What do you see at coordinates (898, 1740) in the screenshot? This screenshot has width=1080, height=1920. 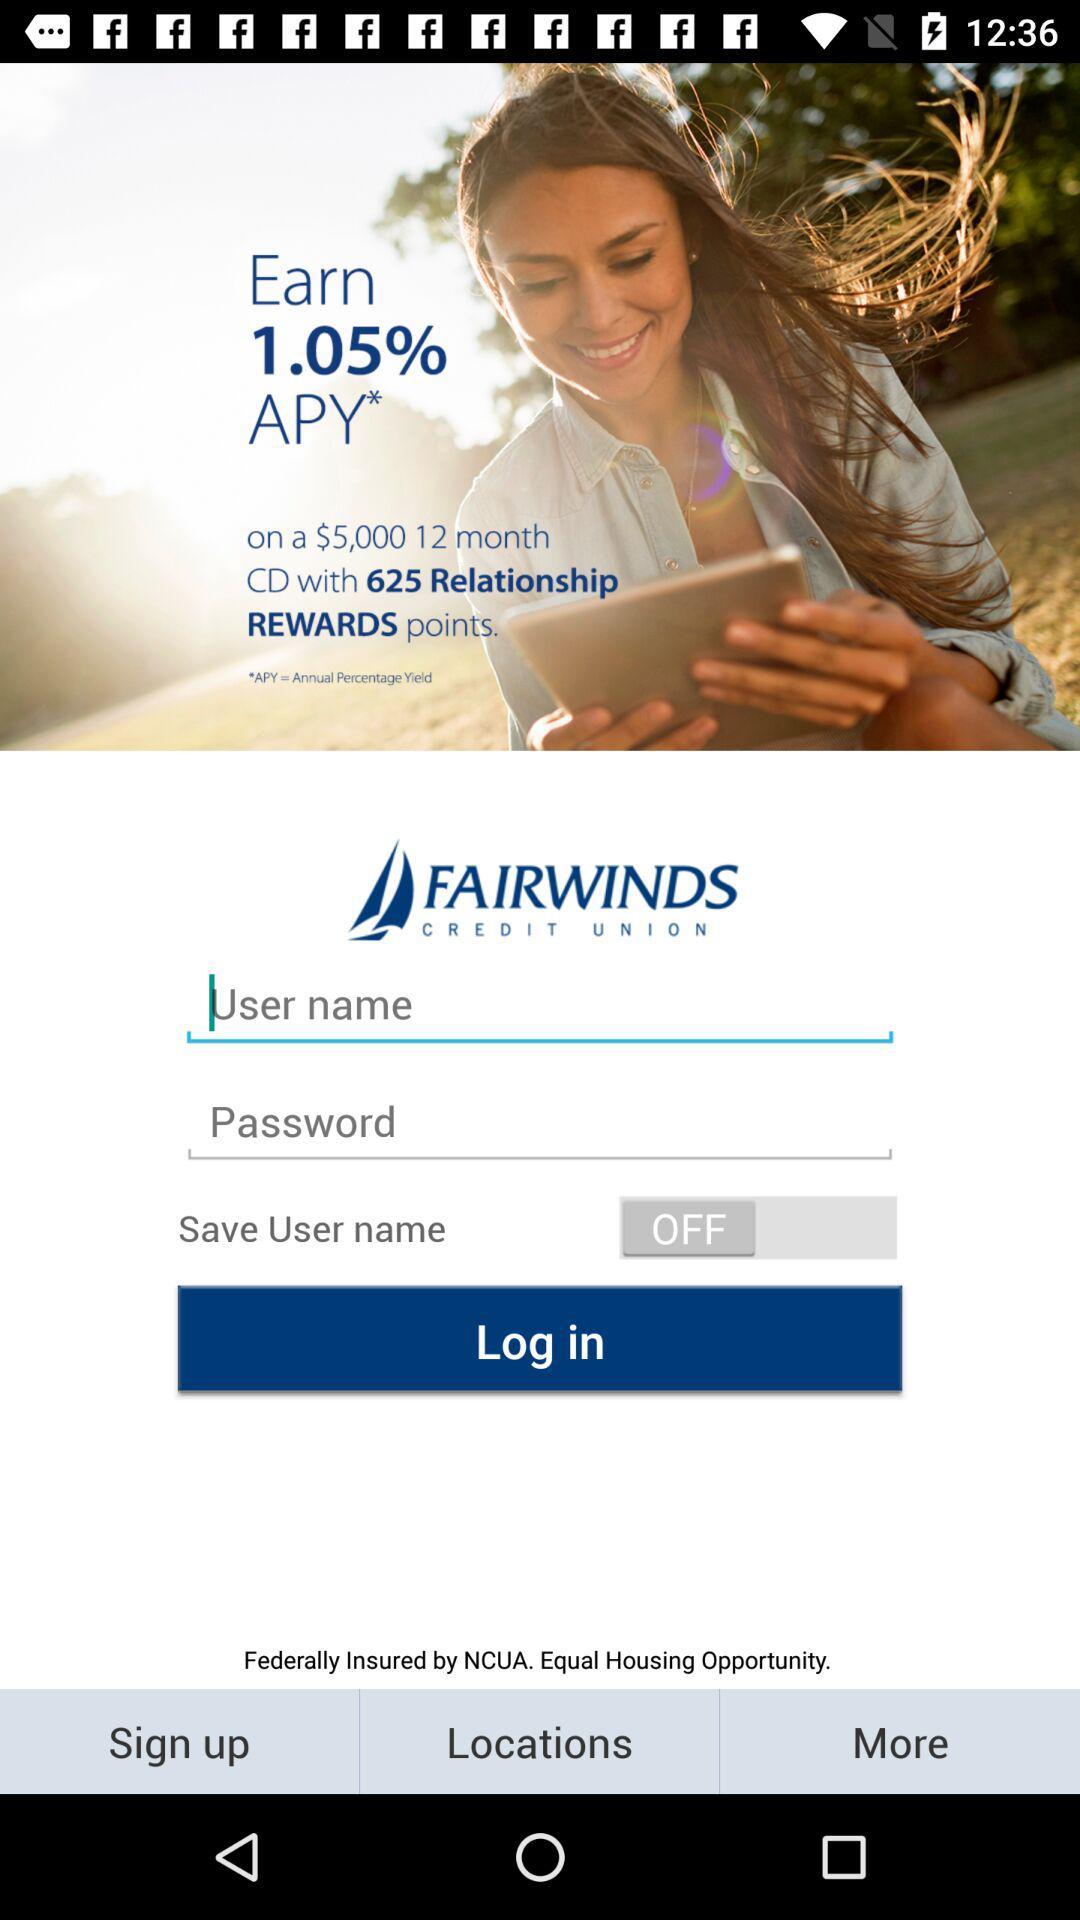 I see `the item below federally insured by icon` at bounding box center [898, 1740].